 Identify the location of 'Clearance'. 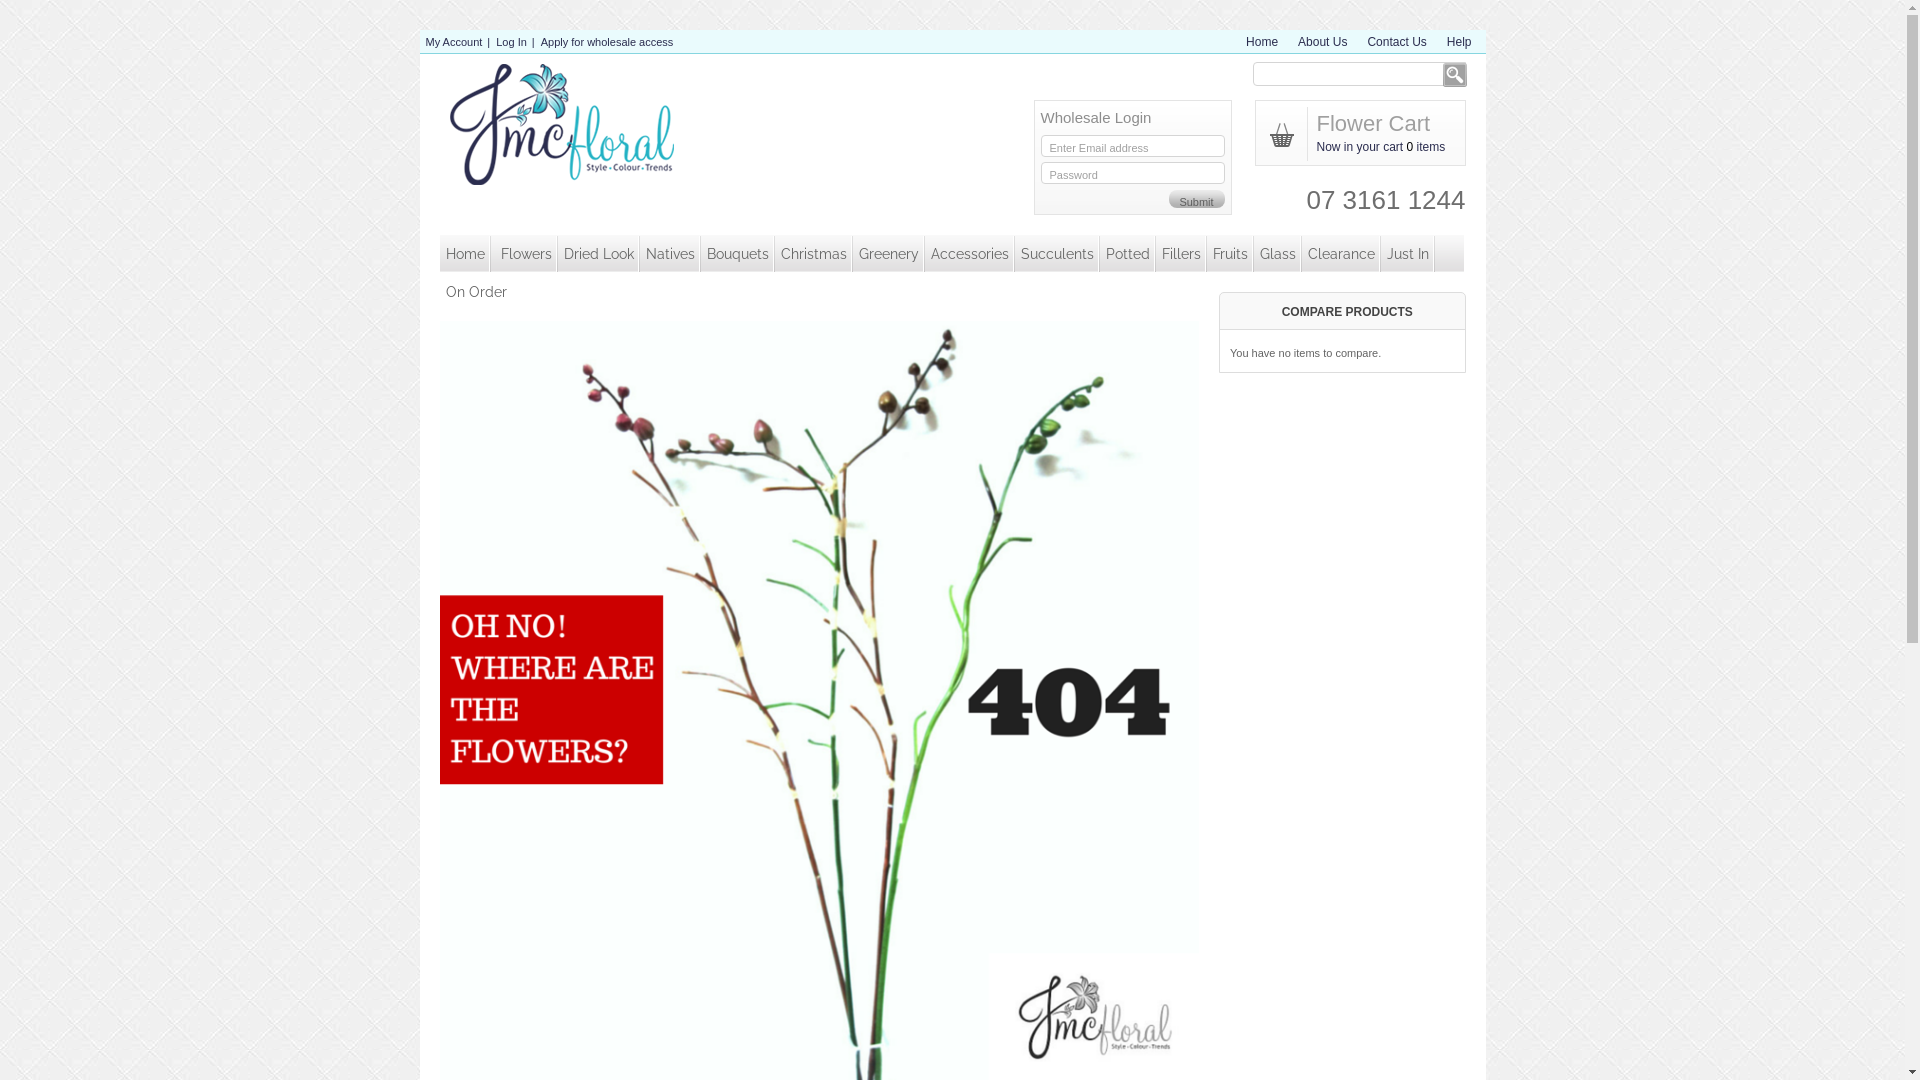
(1341, 253).